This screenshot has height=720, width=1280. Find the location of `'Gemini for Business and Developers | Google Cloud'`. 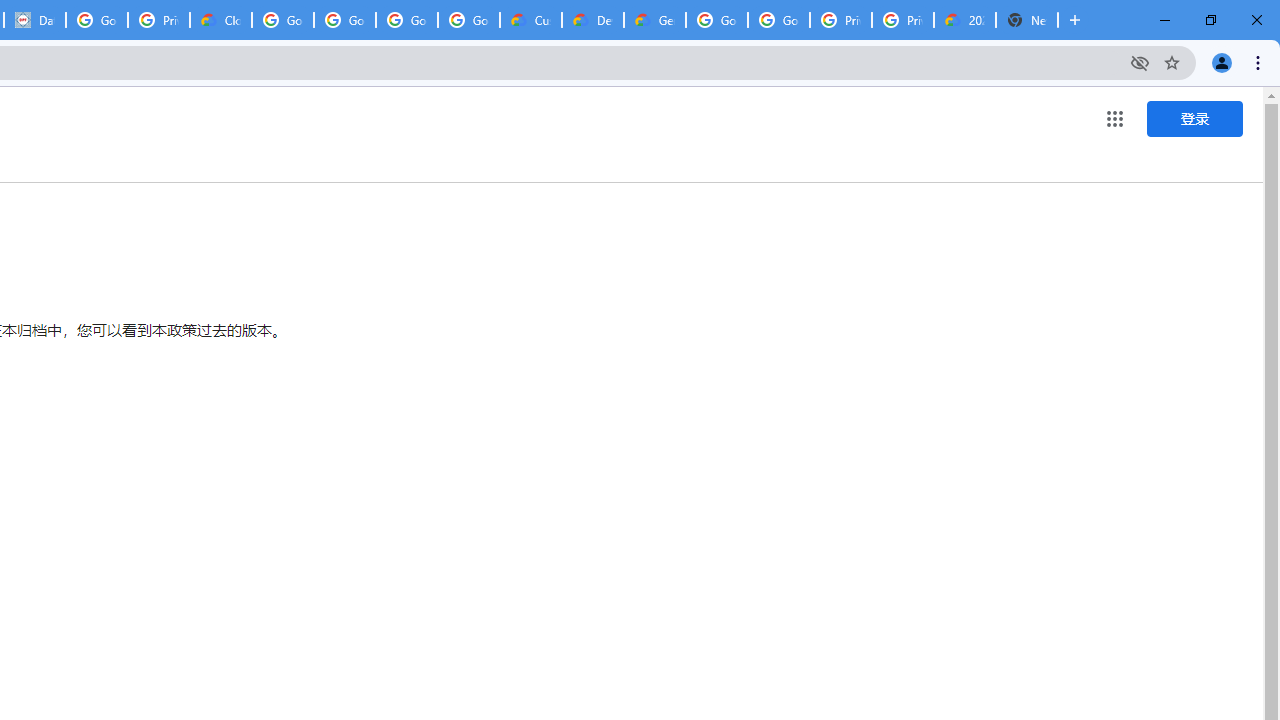

'Gemini for Business and Developers | Google Cloud' is located at coordinates (654, 20).